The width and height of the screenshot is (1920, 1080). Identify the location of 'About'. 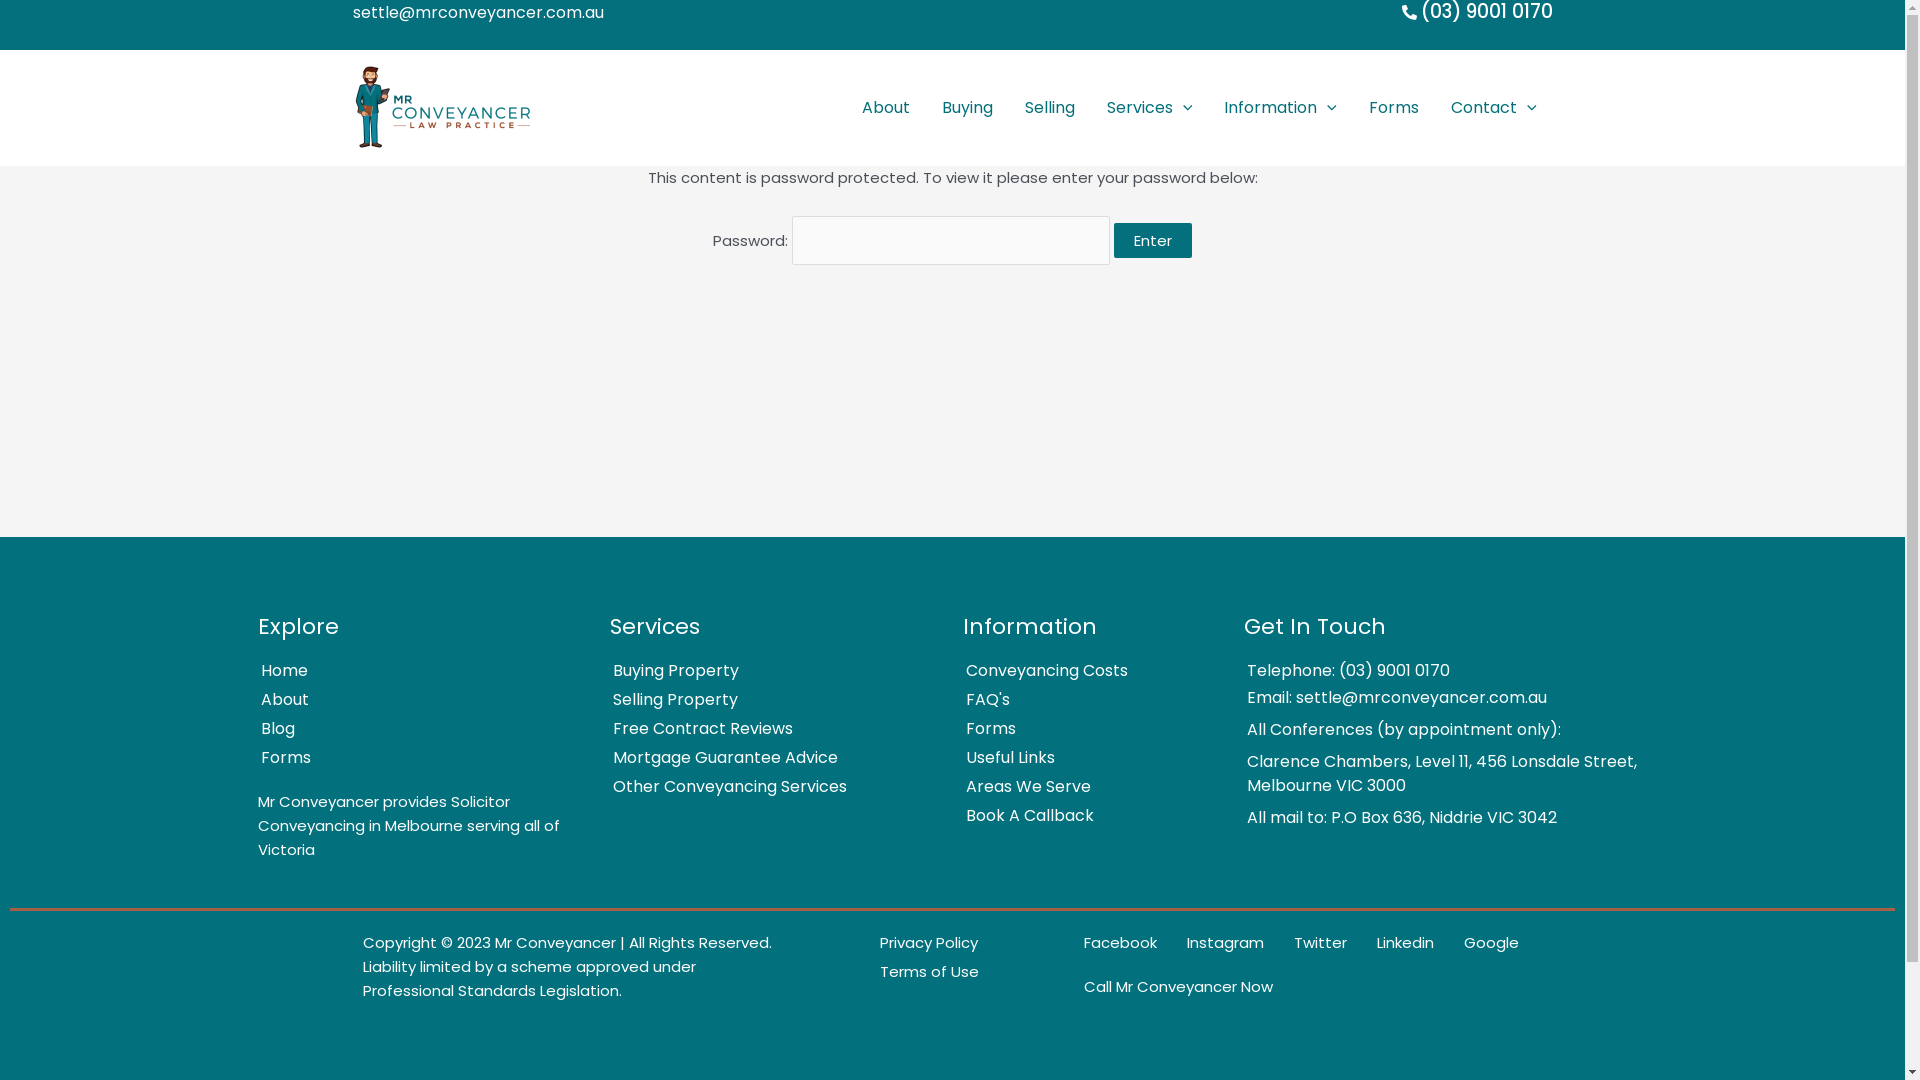
(411, 698).